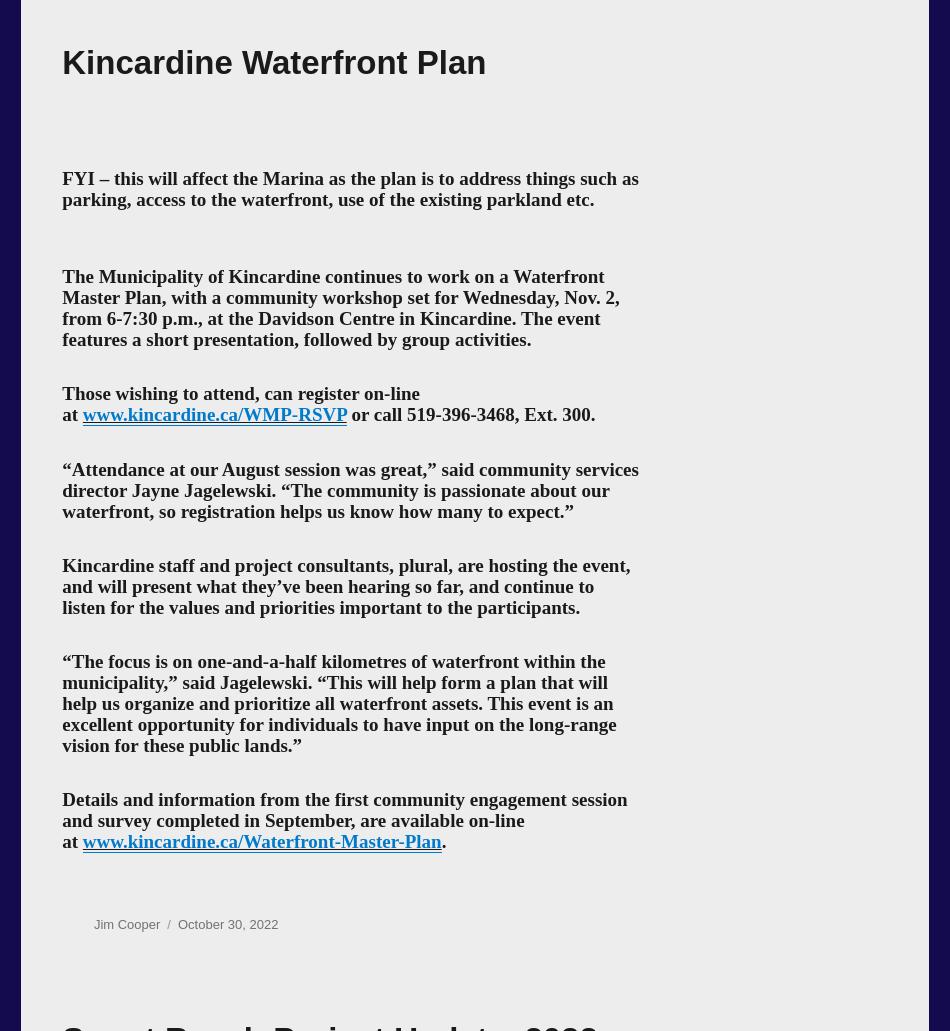  I want to click on 'Kincardine Waterfront Plan', so click(272, 62).